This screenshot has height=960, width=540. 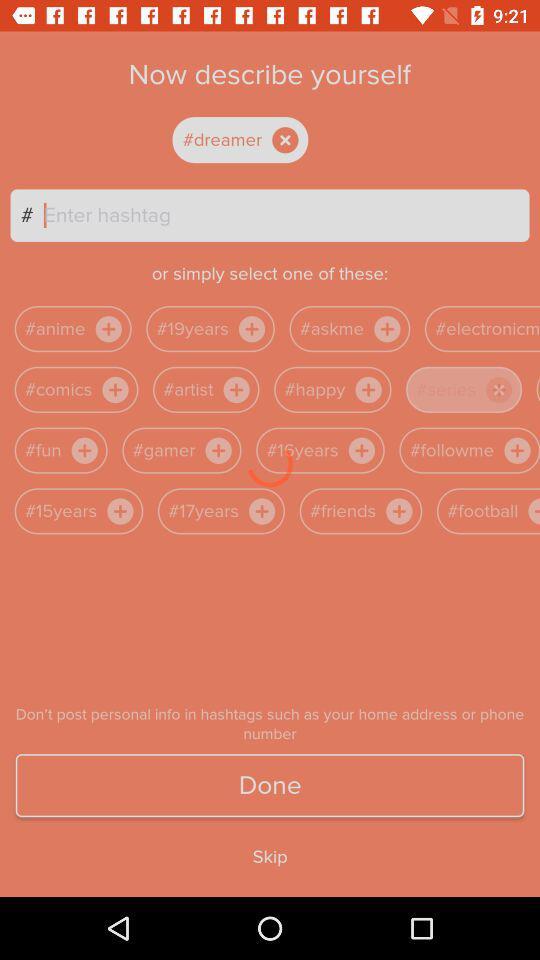 What do you see at coordinates (285, 215) in the screenshot?
I see `the icon to the right of the # item` at bounding box center [285, 215].